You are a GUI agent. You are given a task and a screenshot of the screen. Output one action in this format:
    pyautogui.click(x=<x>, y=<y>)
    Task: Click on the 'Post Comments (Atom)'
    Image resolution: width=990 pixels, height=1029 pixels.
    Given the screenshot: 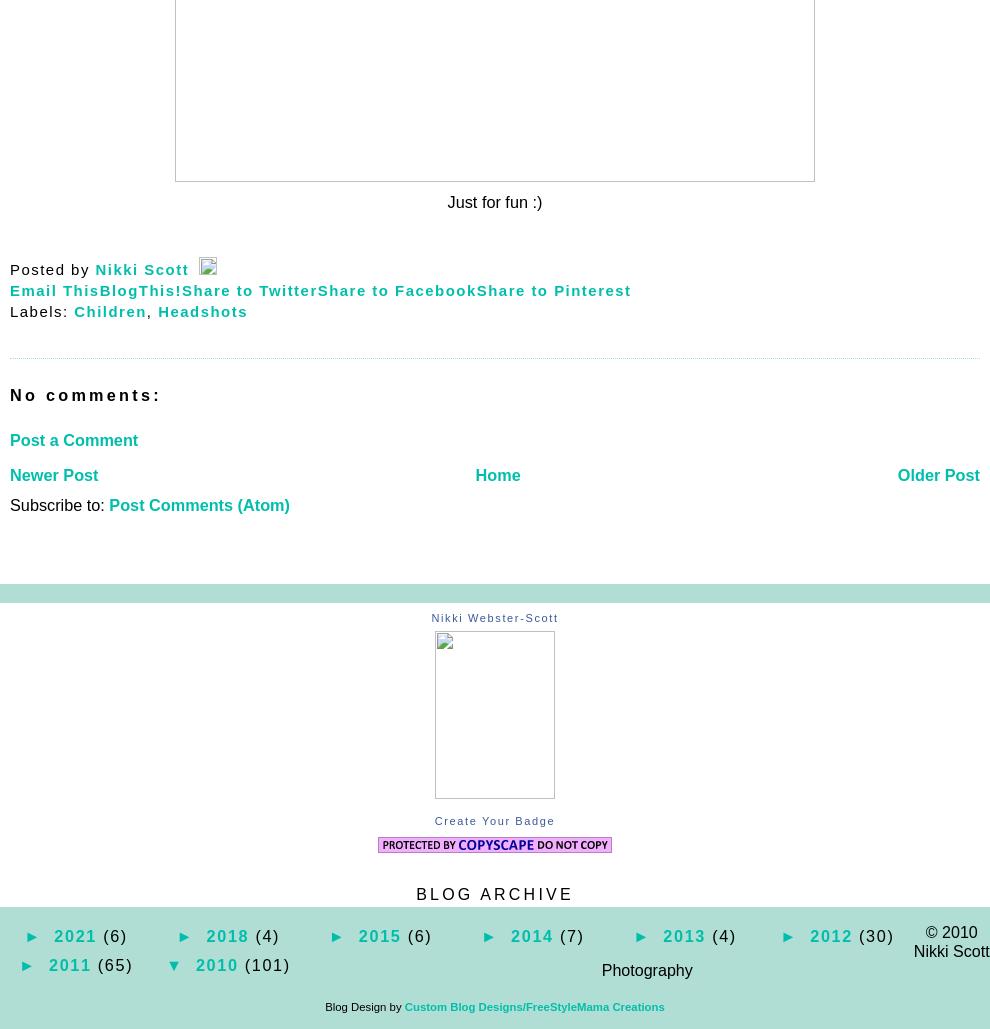 What is the action you would take?
    pyautogui.click(x=107, y=504)
    